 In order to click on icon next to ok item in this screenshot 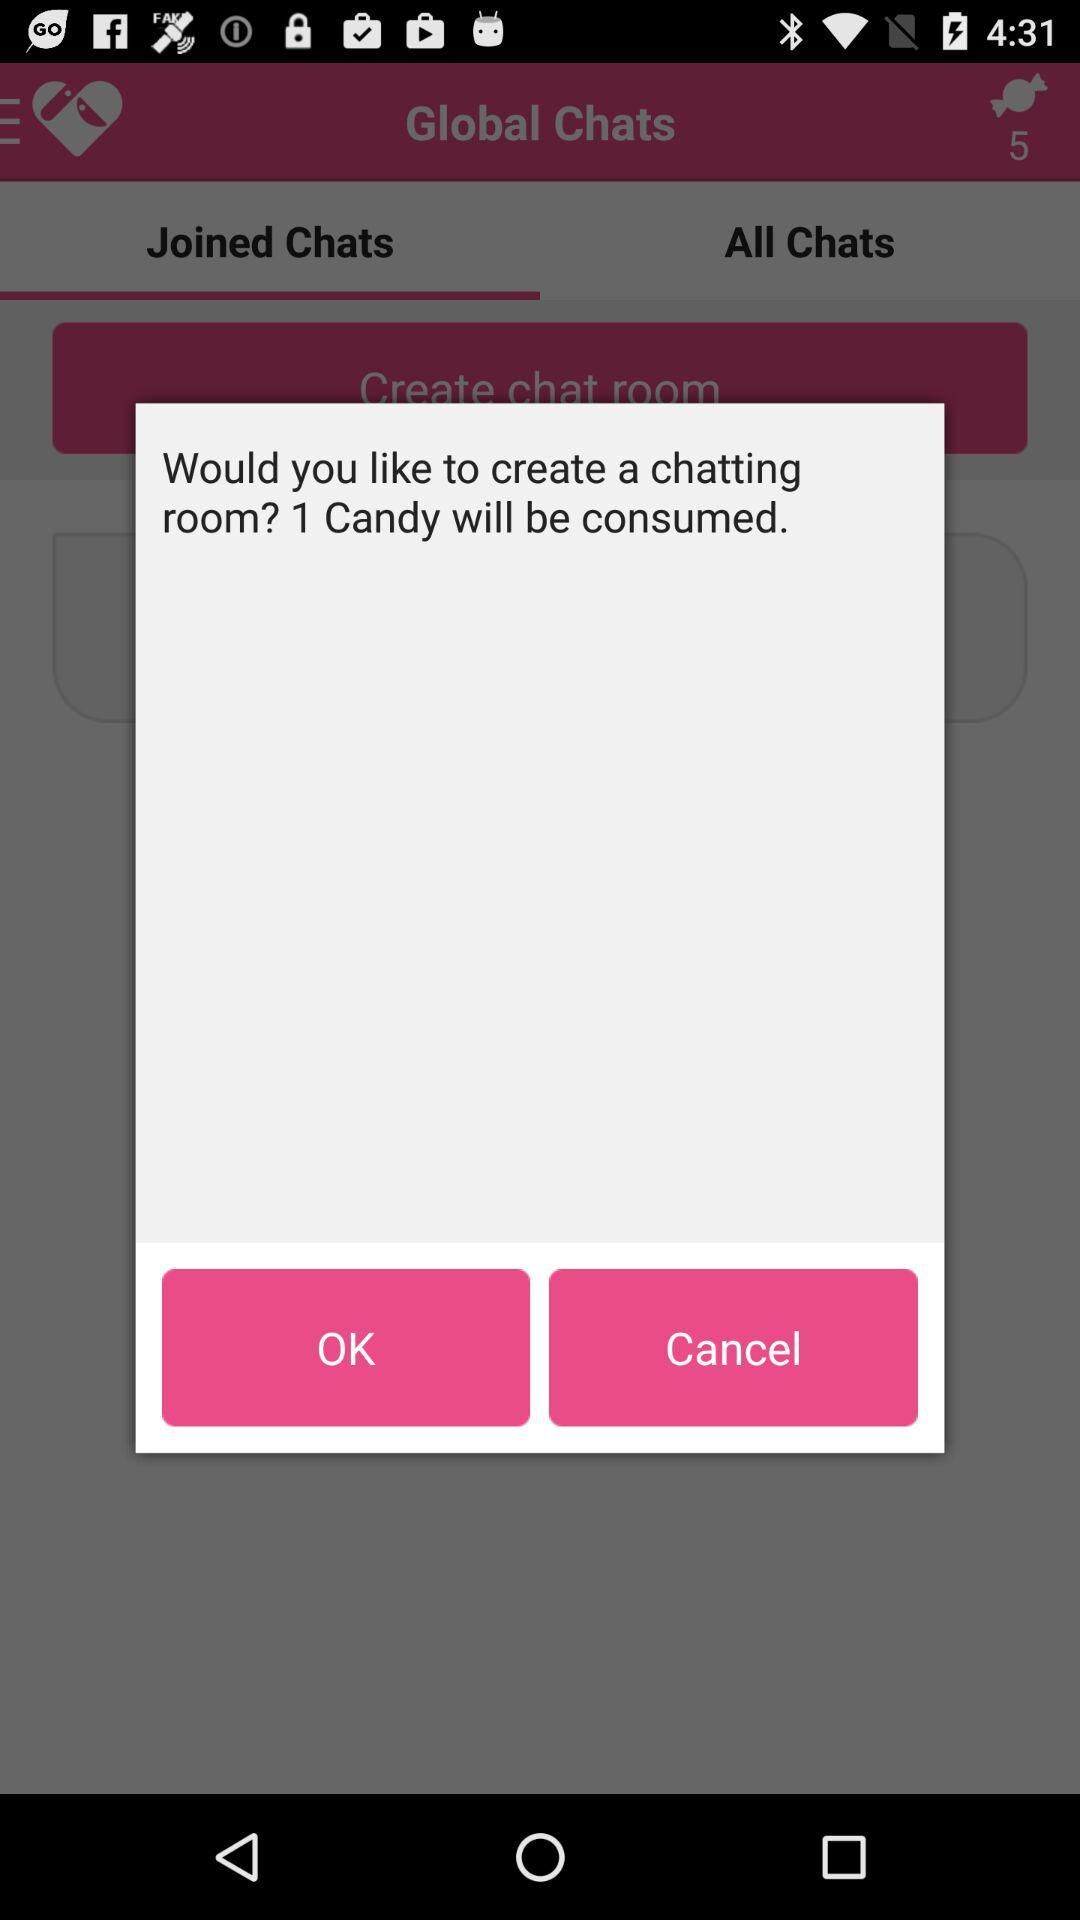, I will do `click(733, 1347)`.